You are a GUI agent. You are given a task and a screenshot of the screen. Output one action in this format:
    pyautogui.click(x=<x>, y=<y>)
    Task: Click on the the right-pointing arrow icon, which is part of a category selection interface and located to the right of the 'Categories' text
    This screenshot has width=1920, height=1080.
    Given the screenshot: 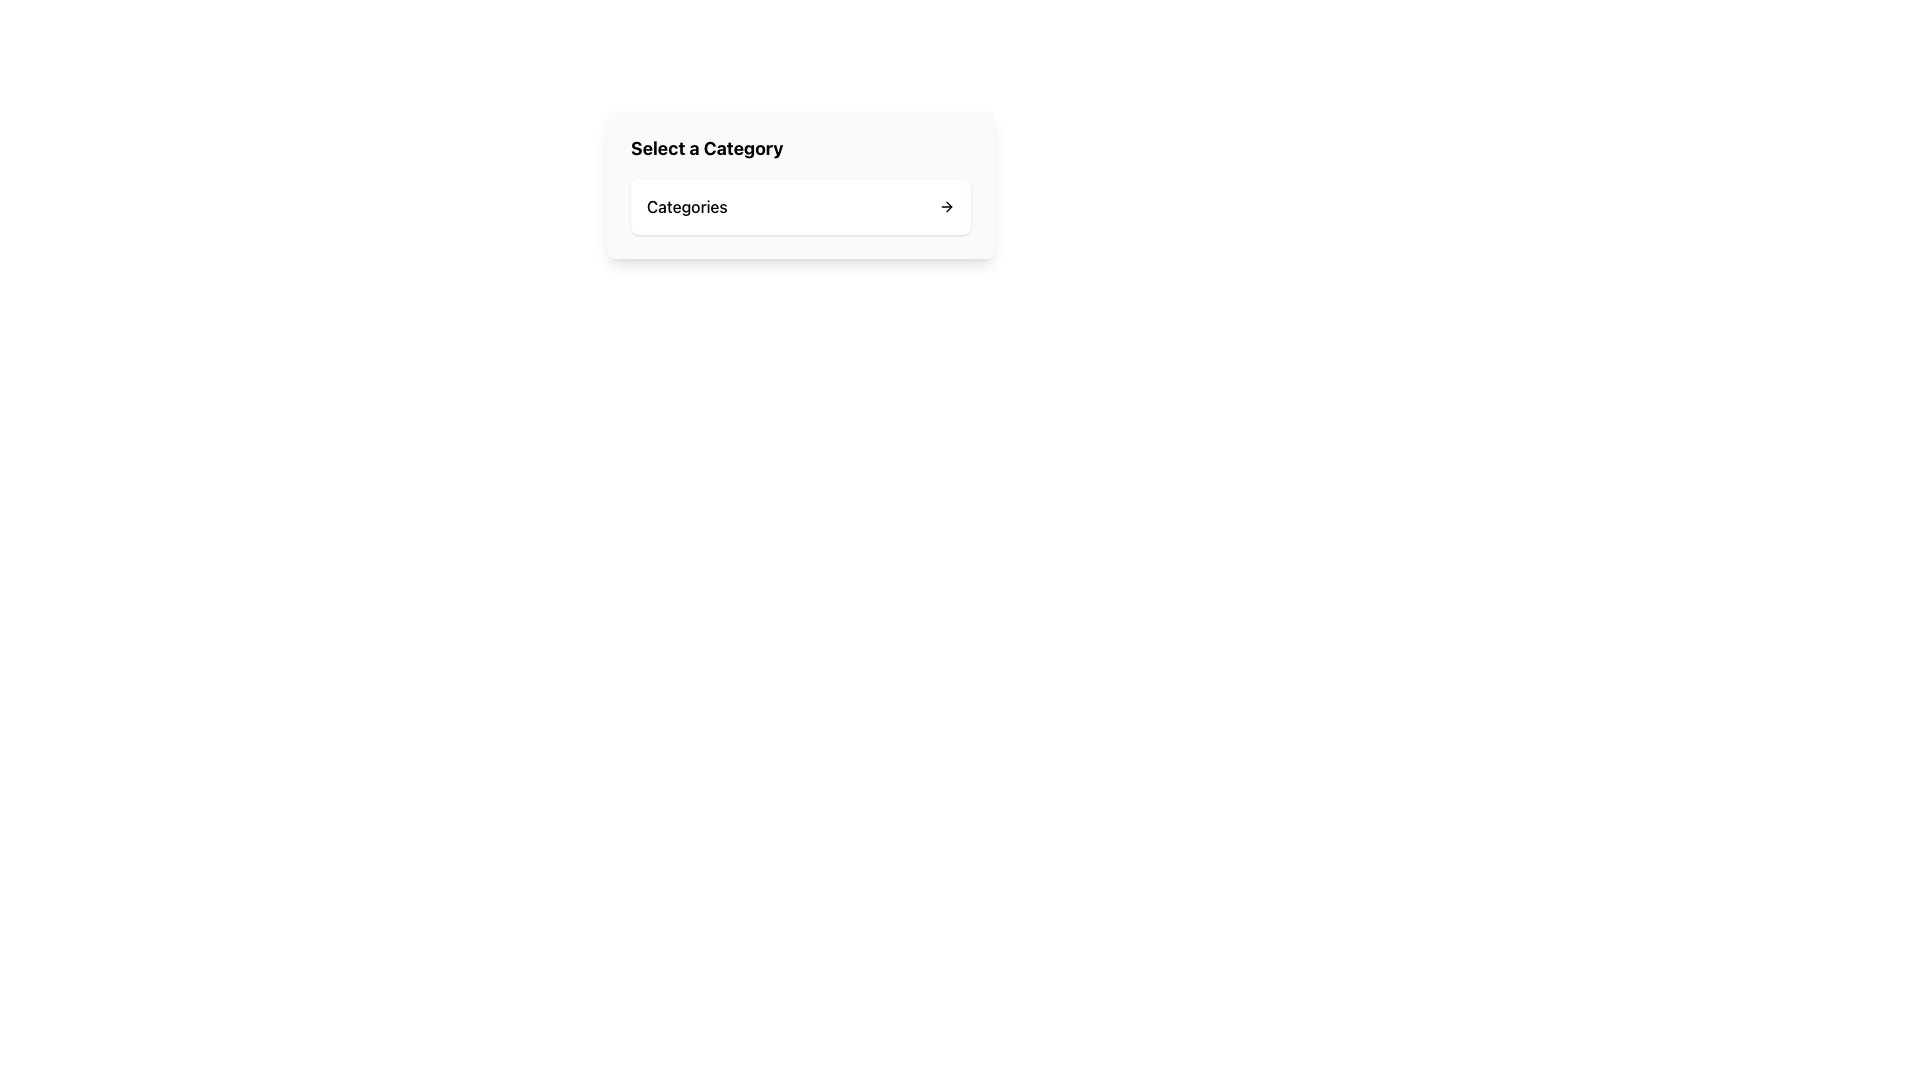 What is the action you would take?
    pyautogui.click(x=948, y=207)
    